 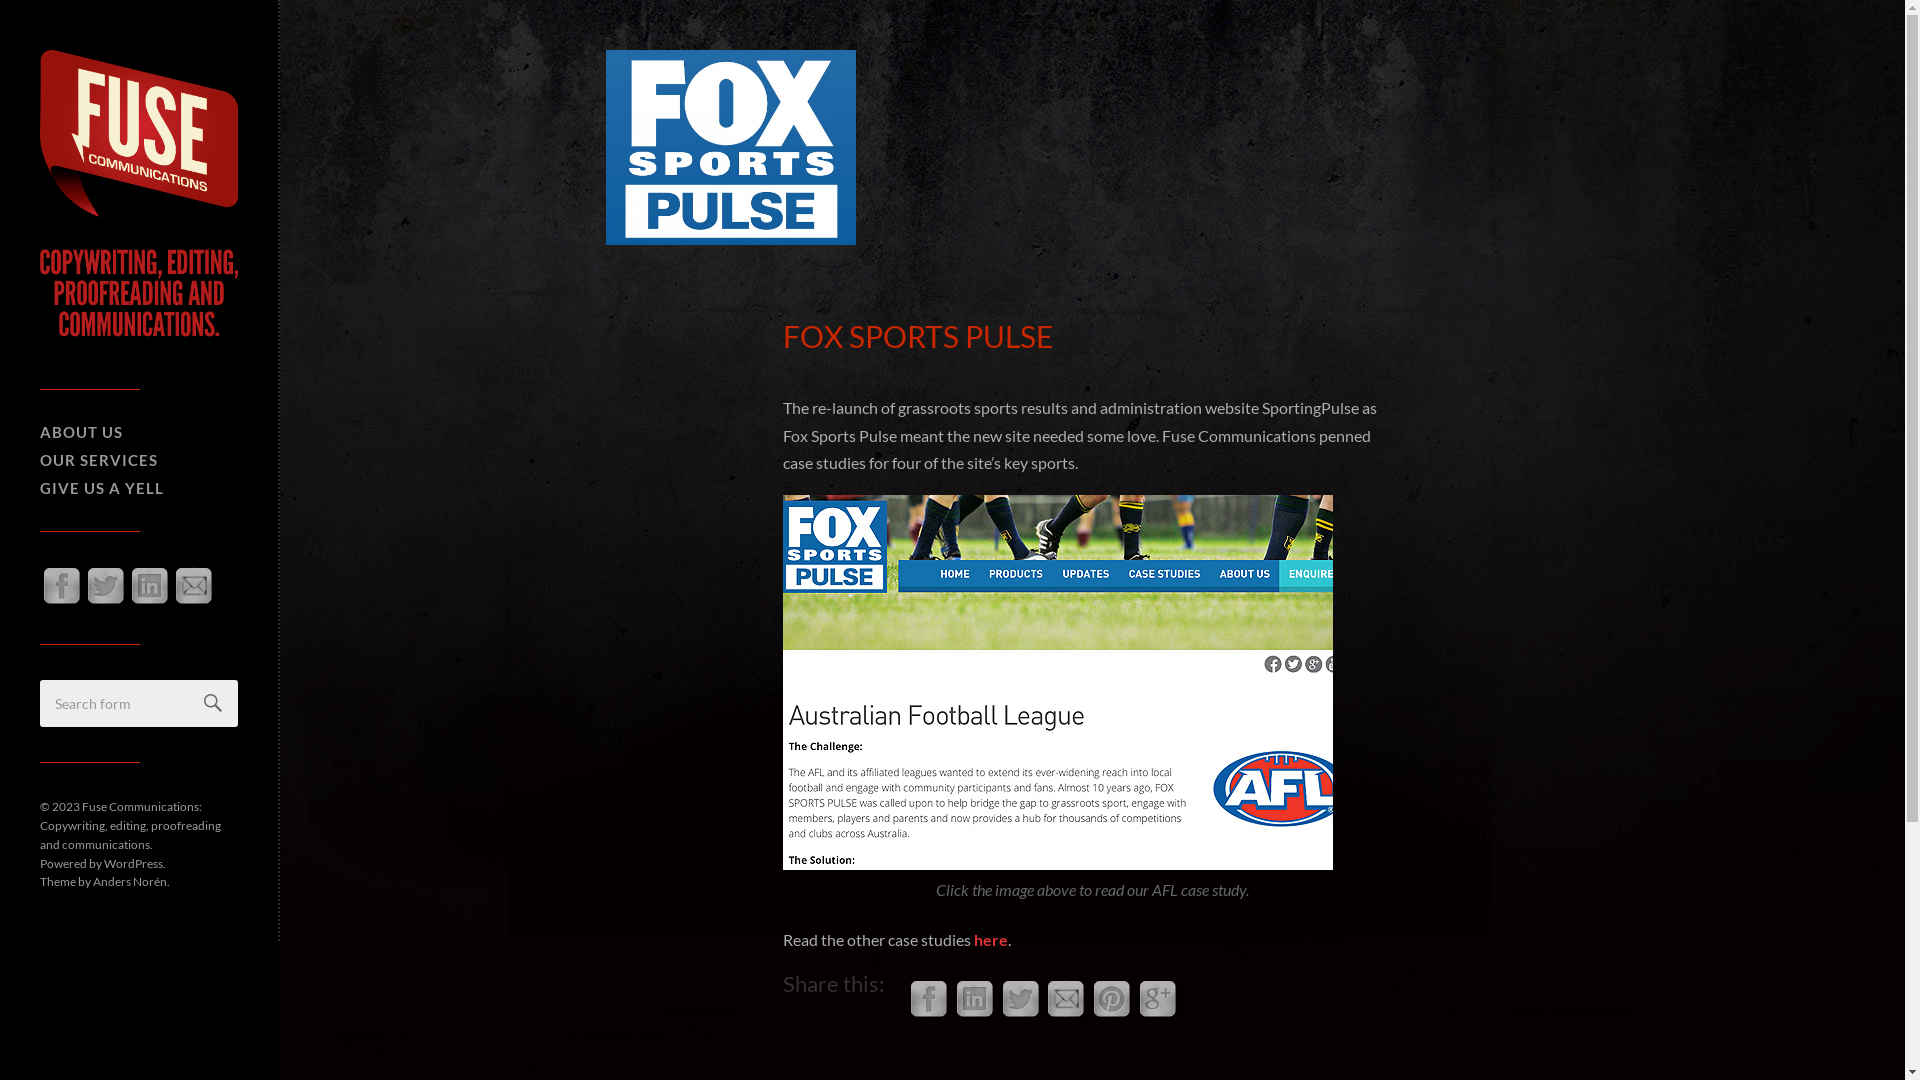 I want to click on 'here', so click(x=990, y=939).